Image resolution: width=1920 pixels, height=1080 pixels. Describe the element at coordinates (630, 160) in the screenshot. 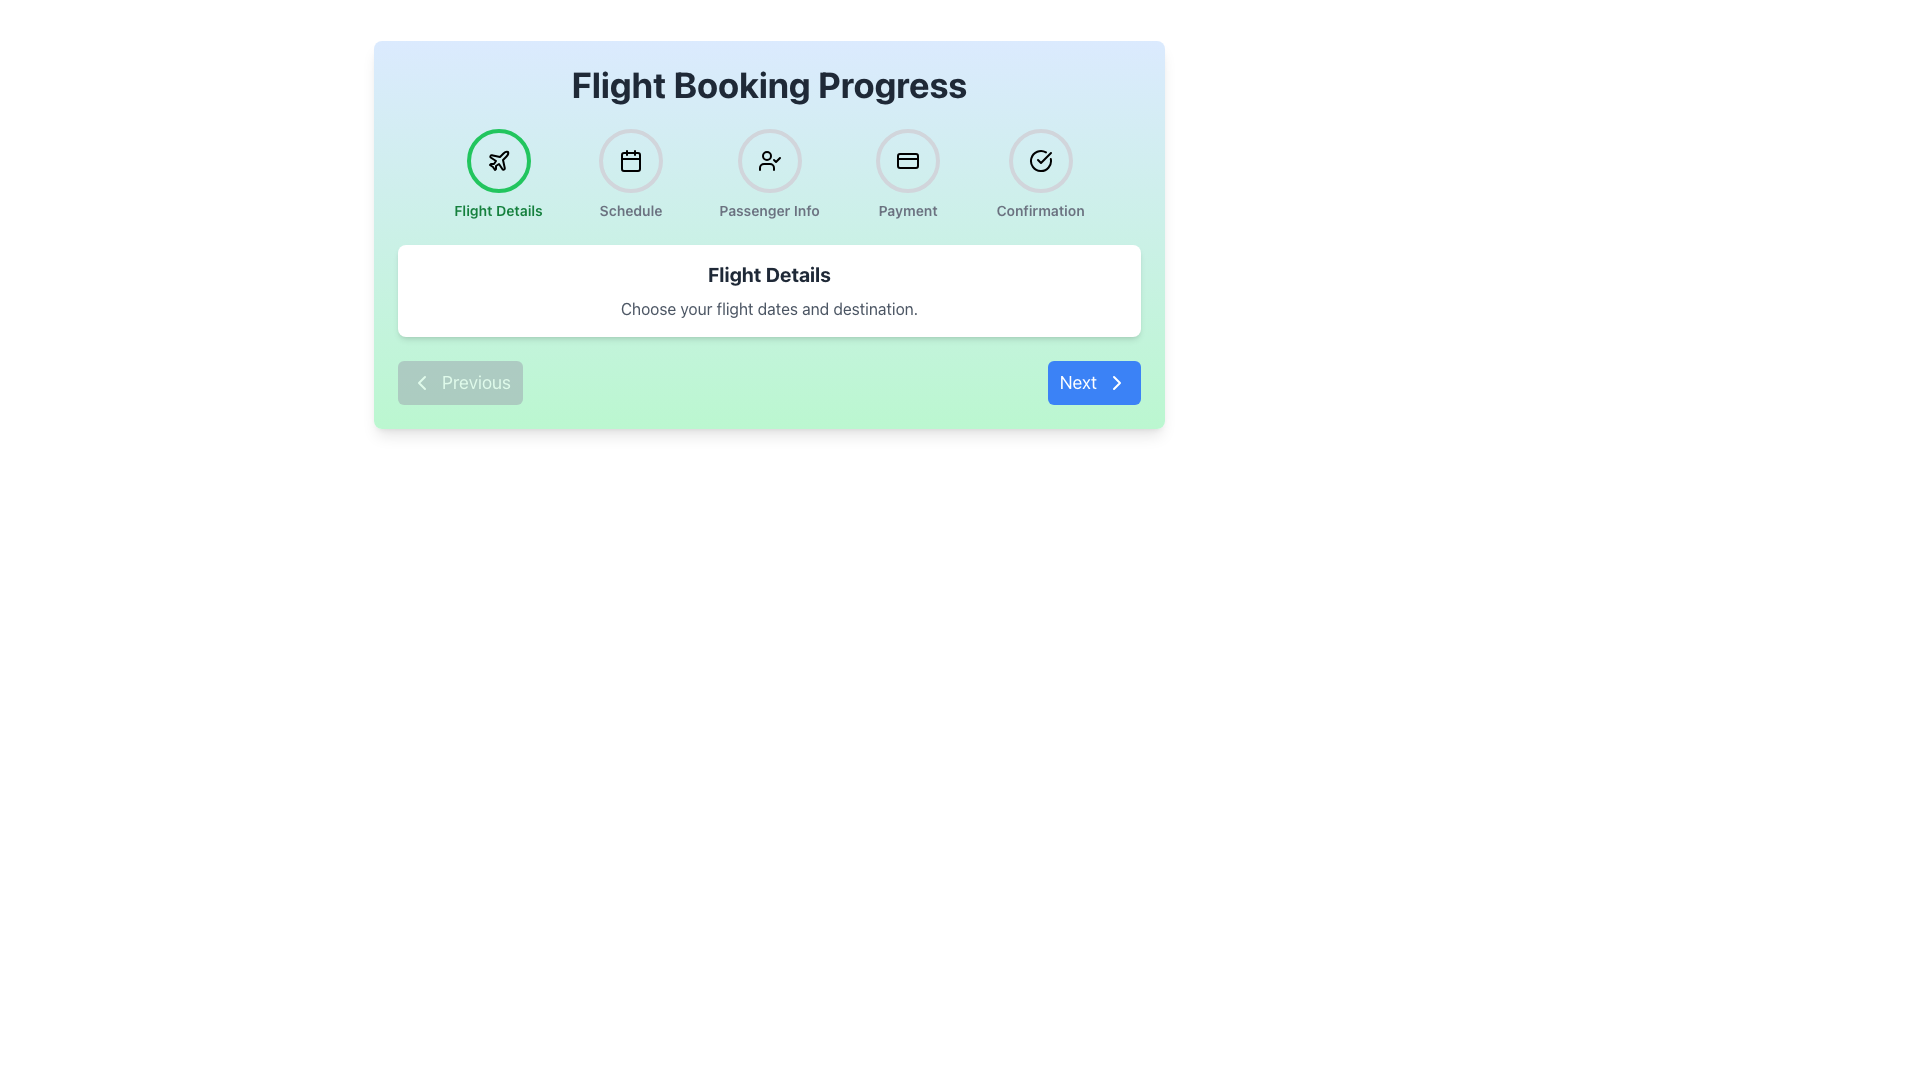

I see `the 'Schedule' Circular Icon Button, which is the second icon in the horizontal list representing steps in the flight booking process` at that location.